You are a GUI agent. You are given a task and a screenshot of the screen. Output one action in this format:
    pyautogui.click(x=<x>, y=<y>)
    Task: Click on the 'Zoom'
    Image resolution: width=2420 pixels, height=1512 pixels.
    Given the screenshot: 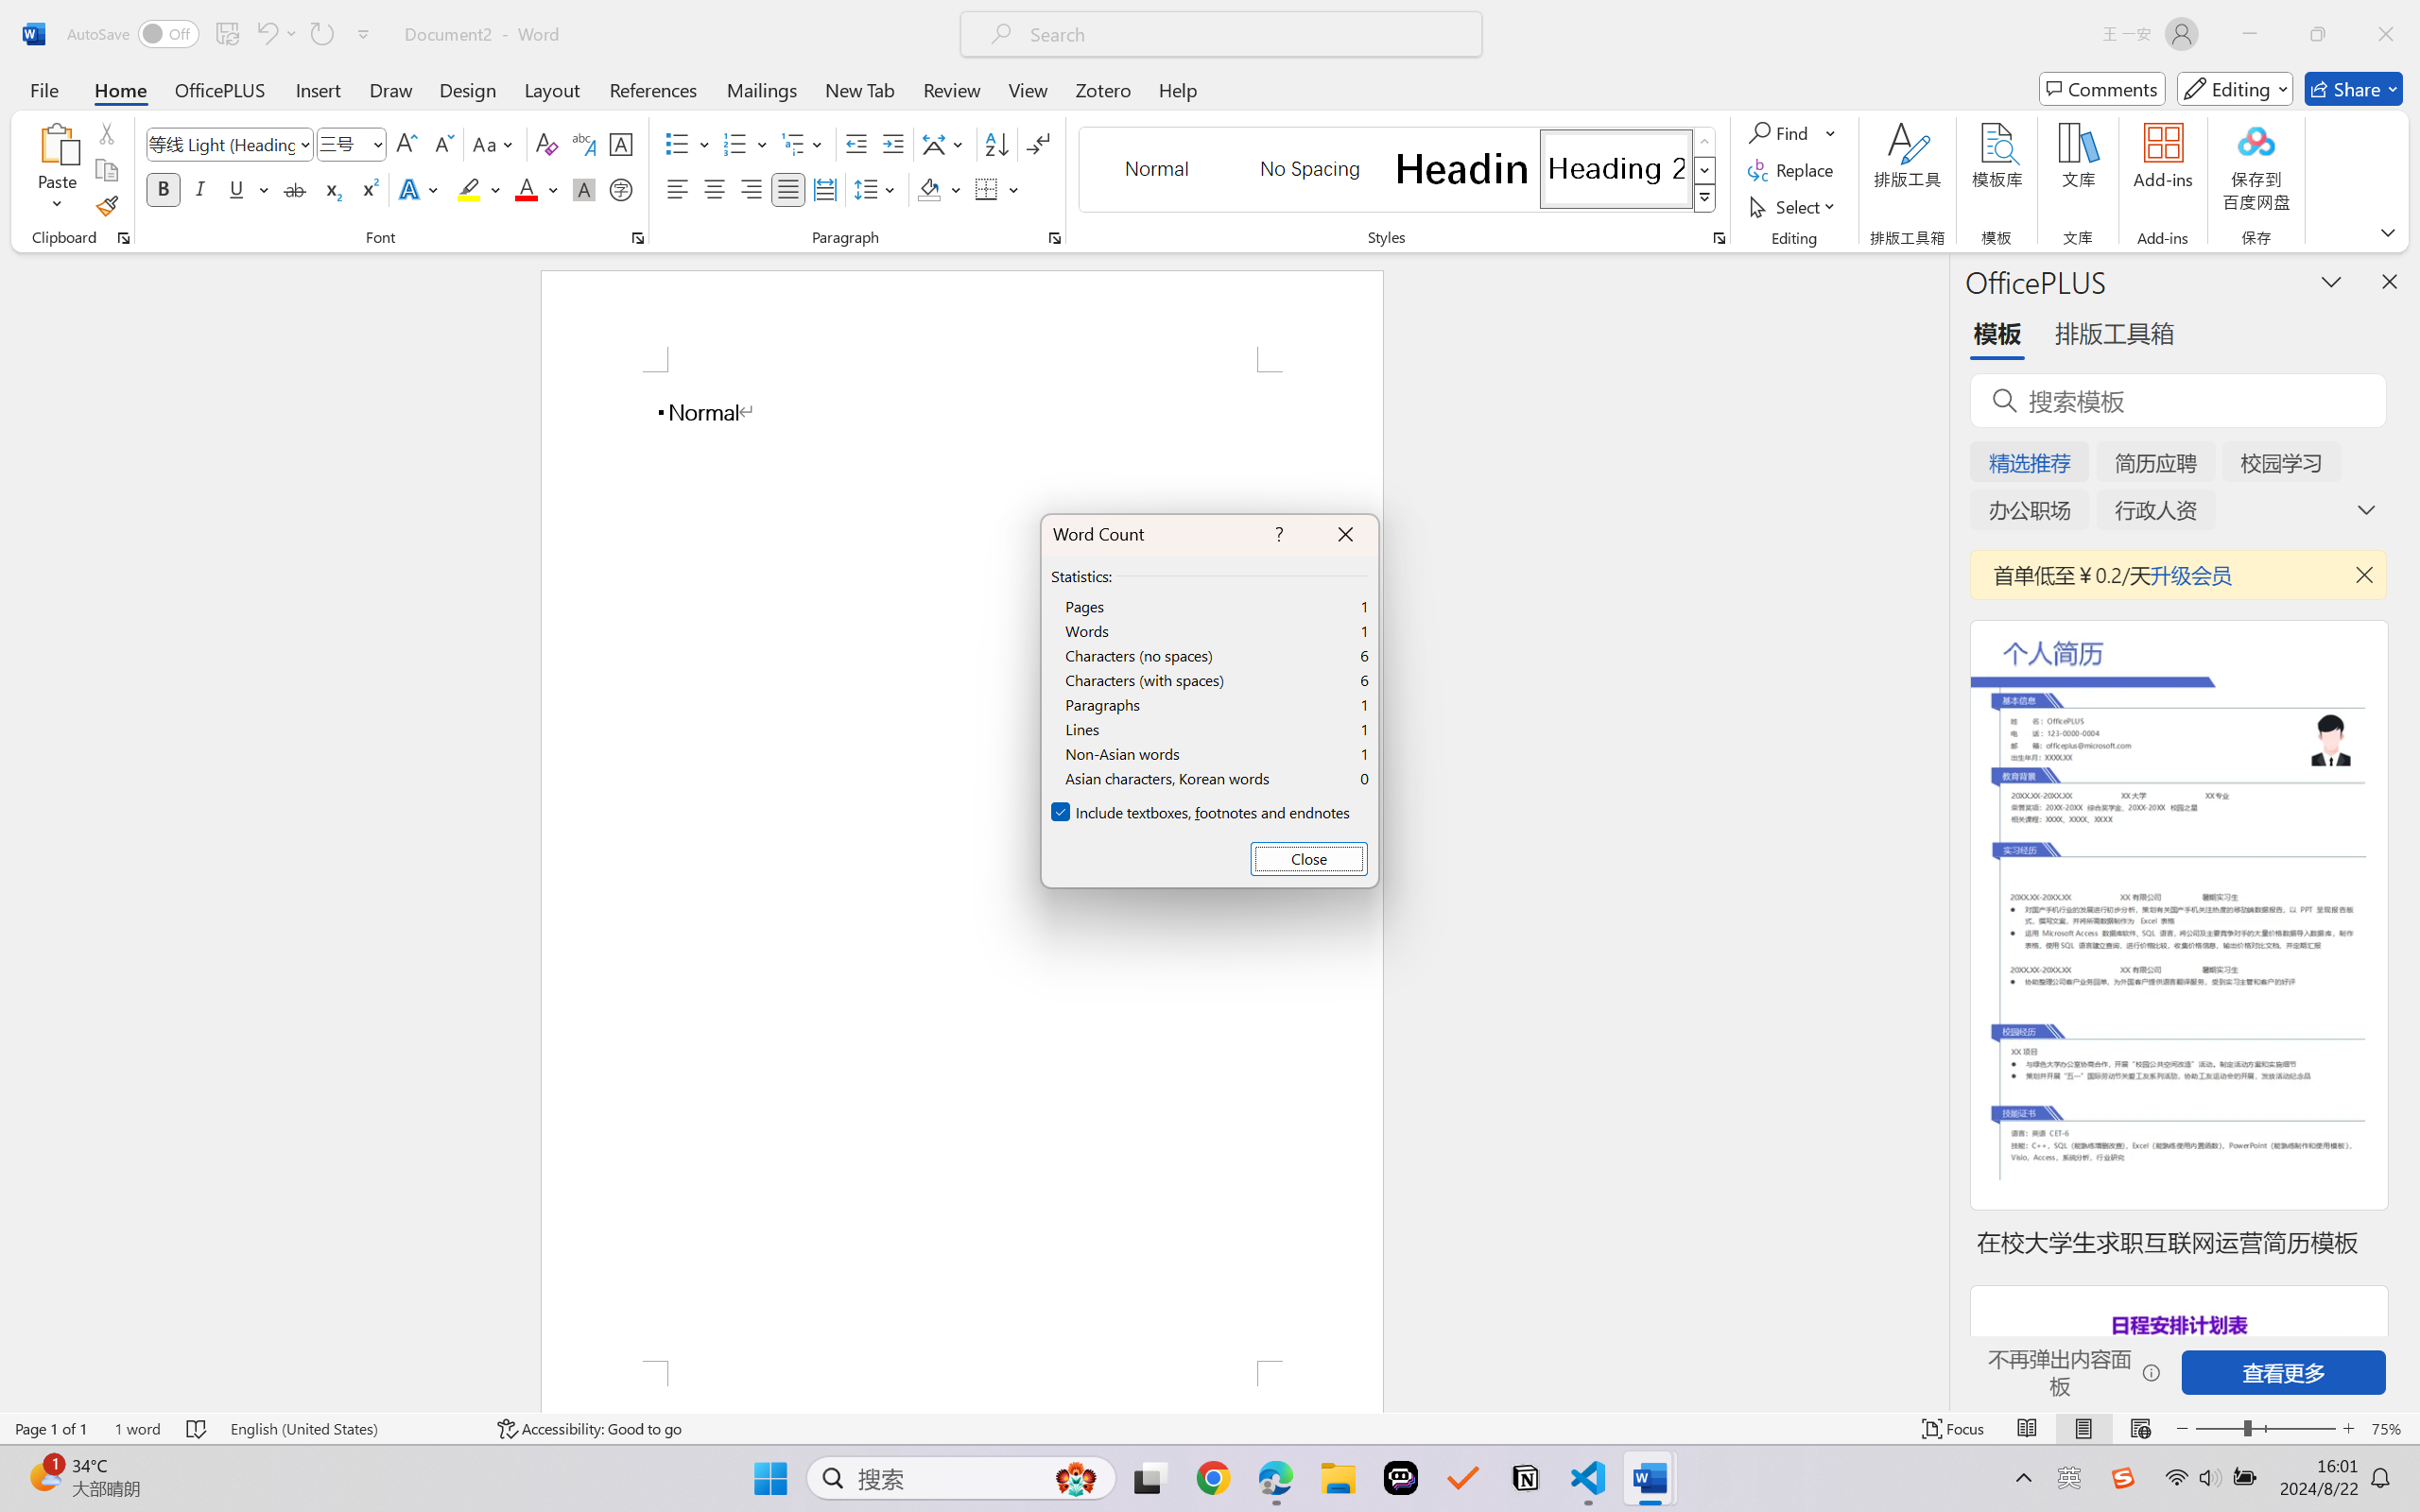 What is the action you would take?
    pyautogui.click(x=2266, y=1428)
    